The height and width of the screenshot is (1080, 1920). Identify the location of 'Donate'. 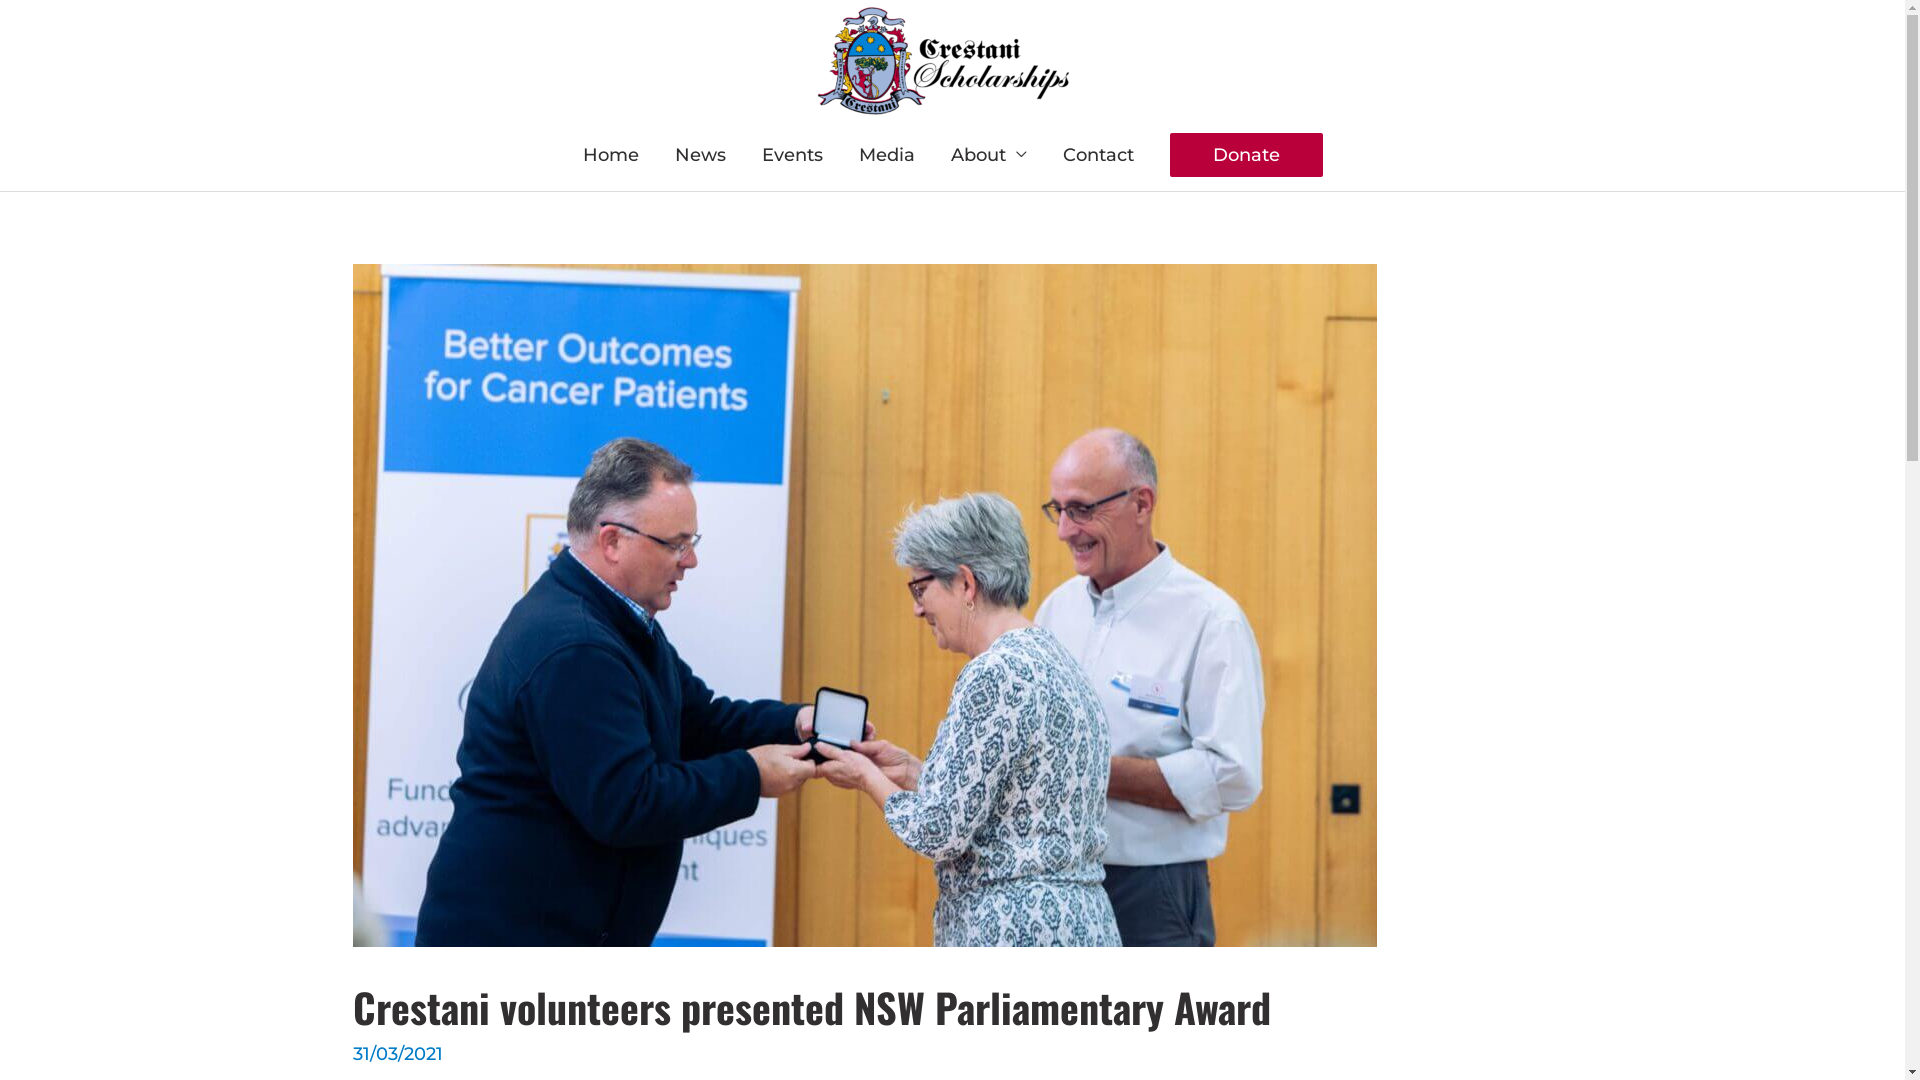
(1245, 153).